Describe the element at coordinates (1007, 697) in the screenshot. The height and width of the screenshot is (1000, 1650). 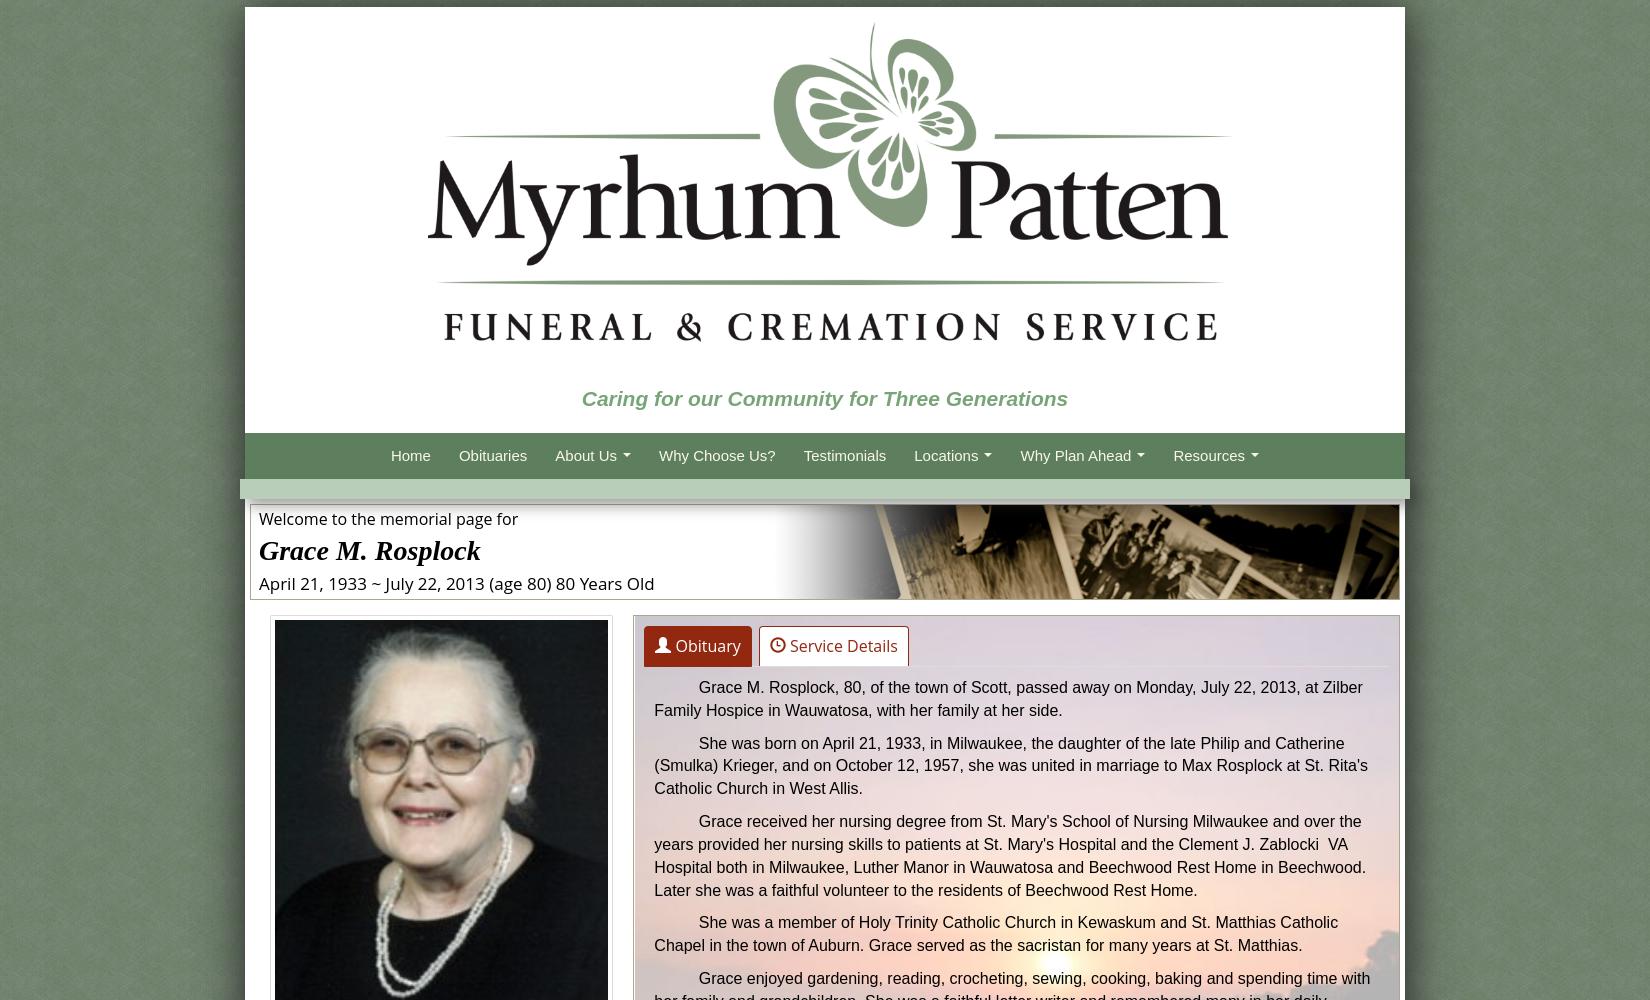
I see `'Grace M. Rosplock, 80, of the town of Scott, passed away on Monday, July 22, 2013, at Zilber Family Hospice in Wauwatosa, with her family at her side.'` at that location.